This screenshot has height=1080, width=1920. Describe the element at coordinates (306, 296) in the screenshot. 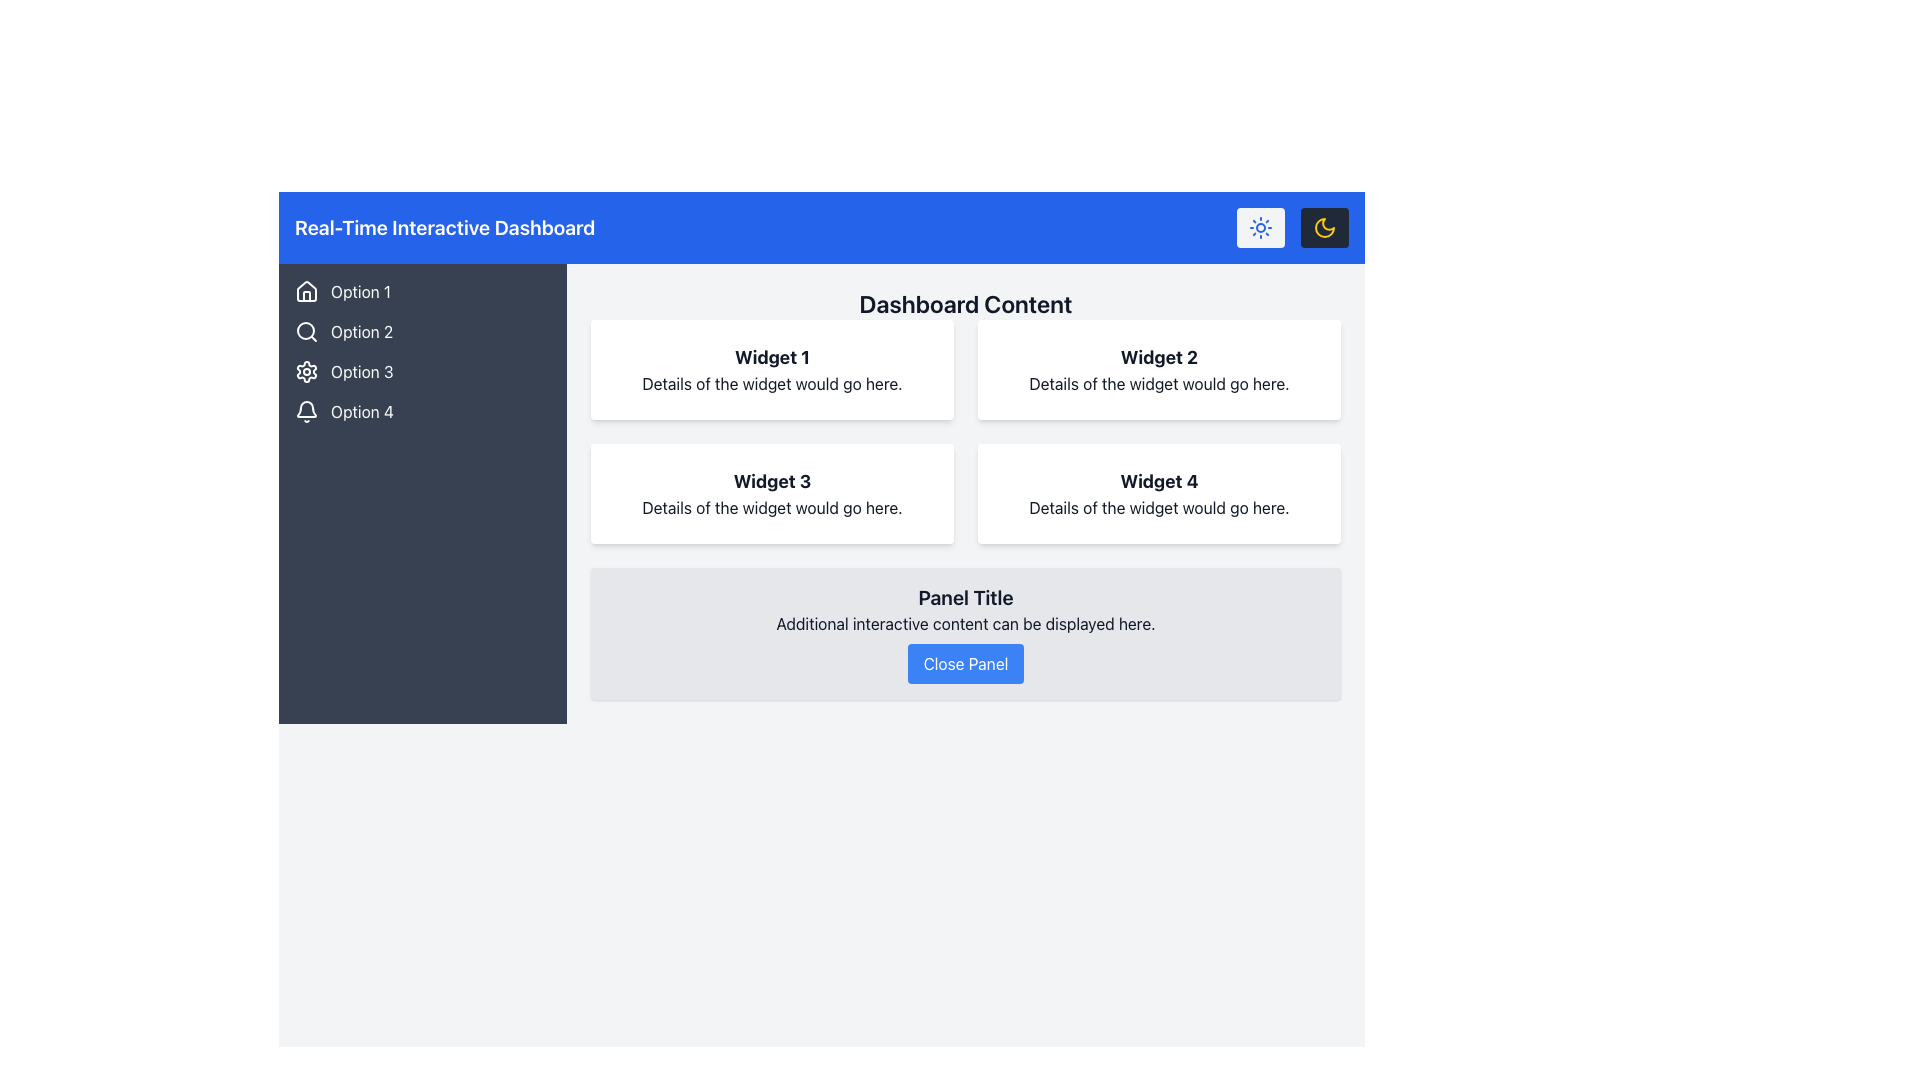

I see `the door icon within the house symbol located in the sidebar under 'Option 1'` at that location.